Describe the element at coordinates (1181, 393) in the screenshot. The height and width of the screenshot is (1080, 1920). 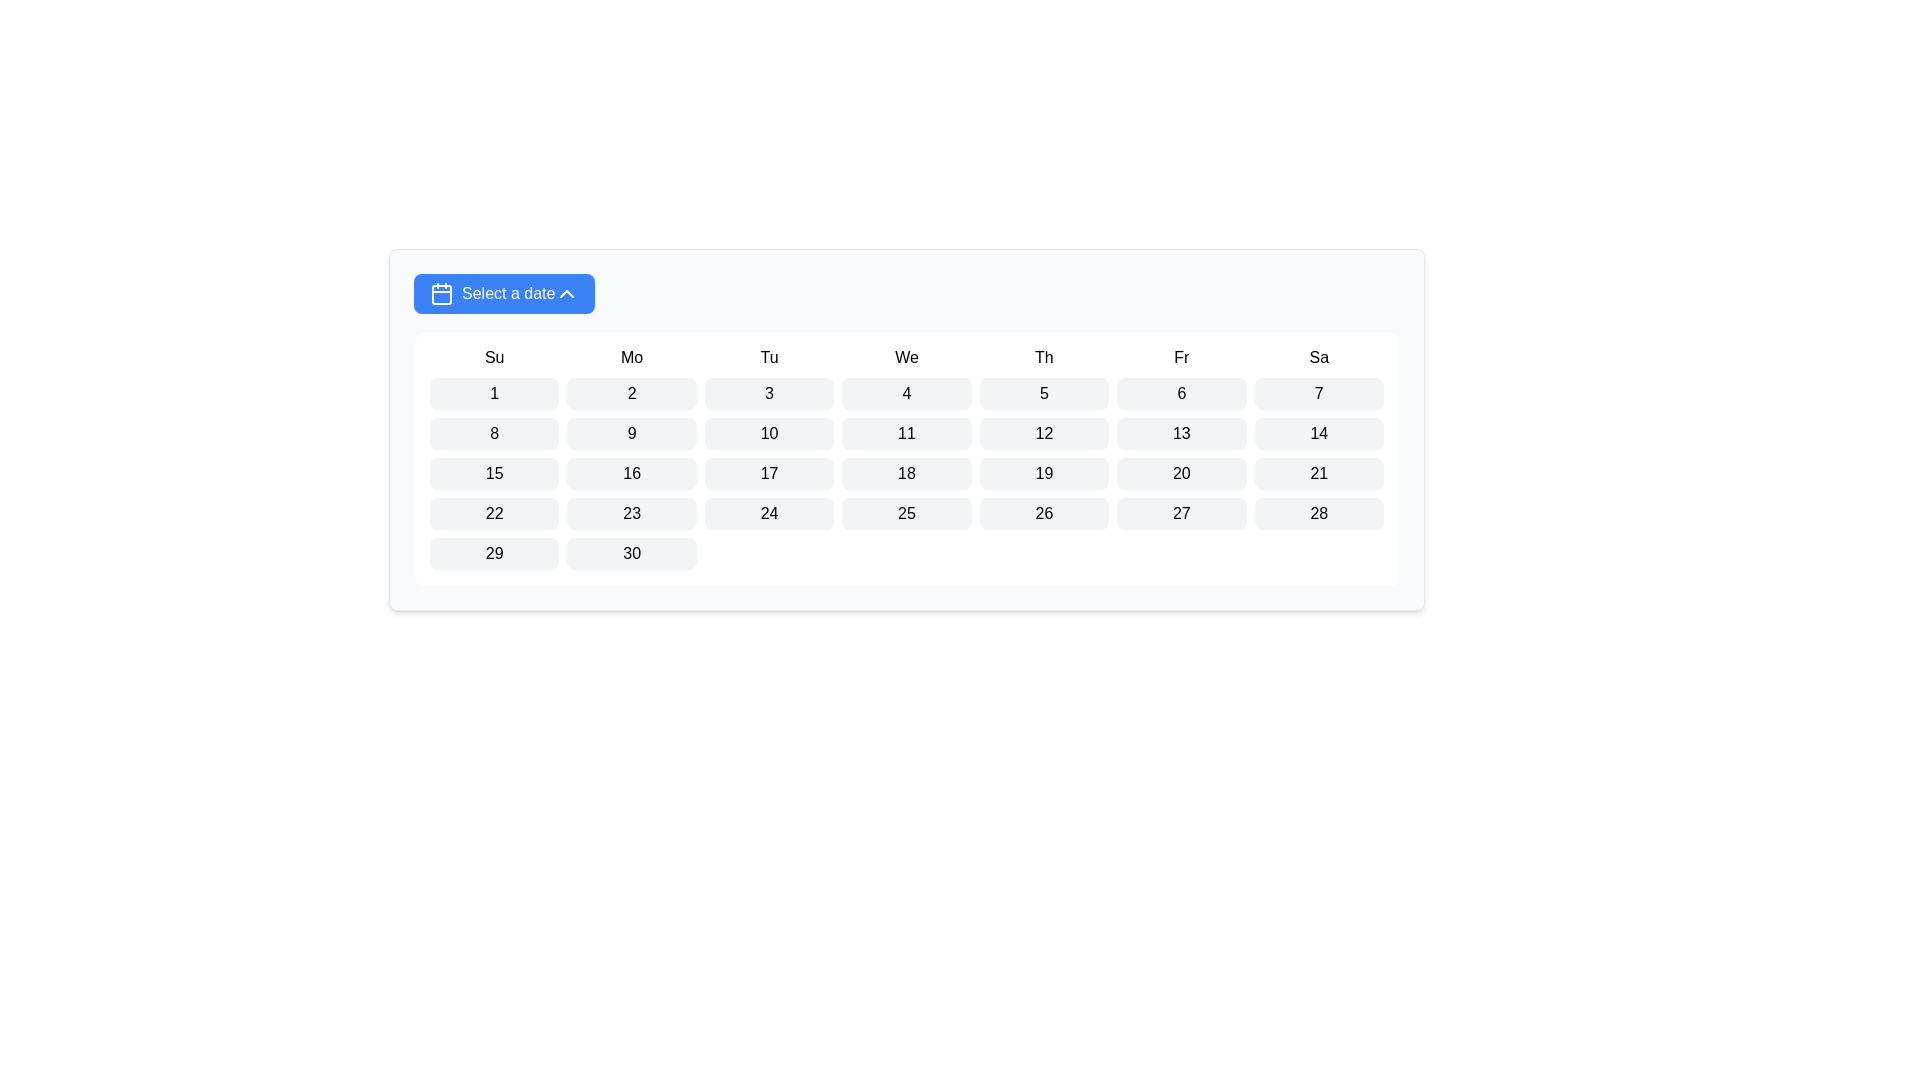
I see `the button displaying the number 6, which is a rounded rectangle with a light gray background that changes to blue when hovered upon, located in the first row of a calendar grid` at that location.